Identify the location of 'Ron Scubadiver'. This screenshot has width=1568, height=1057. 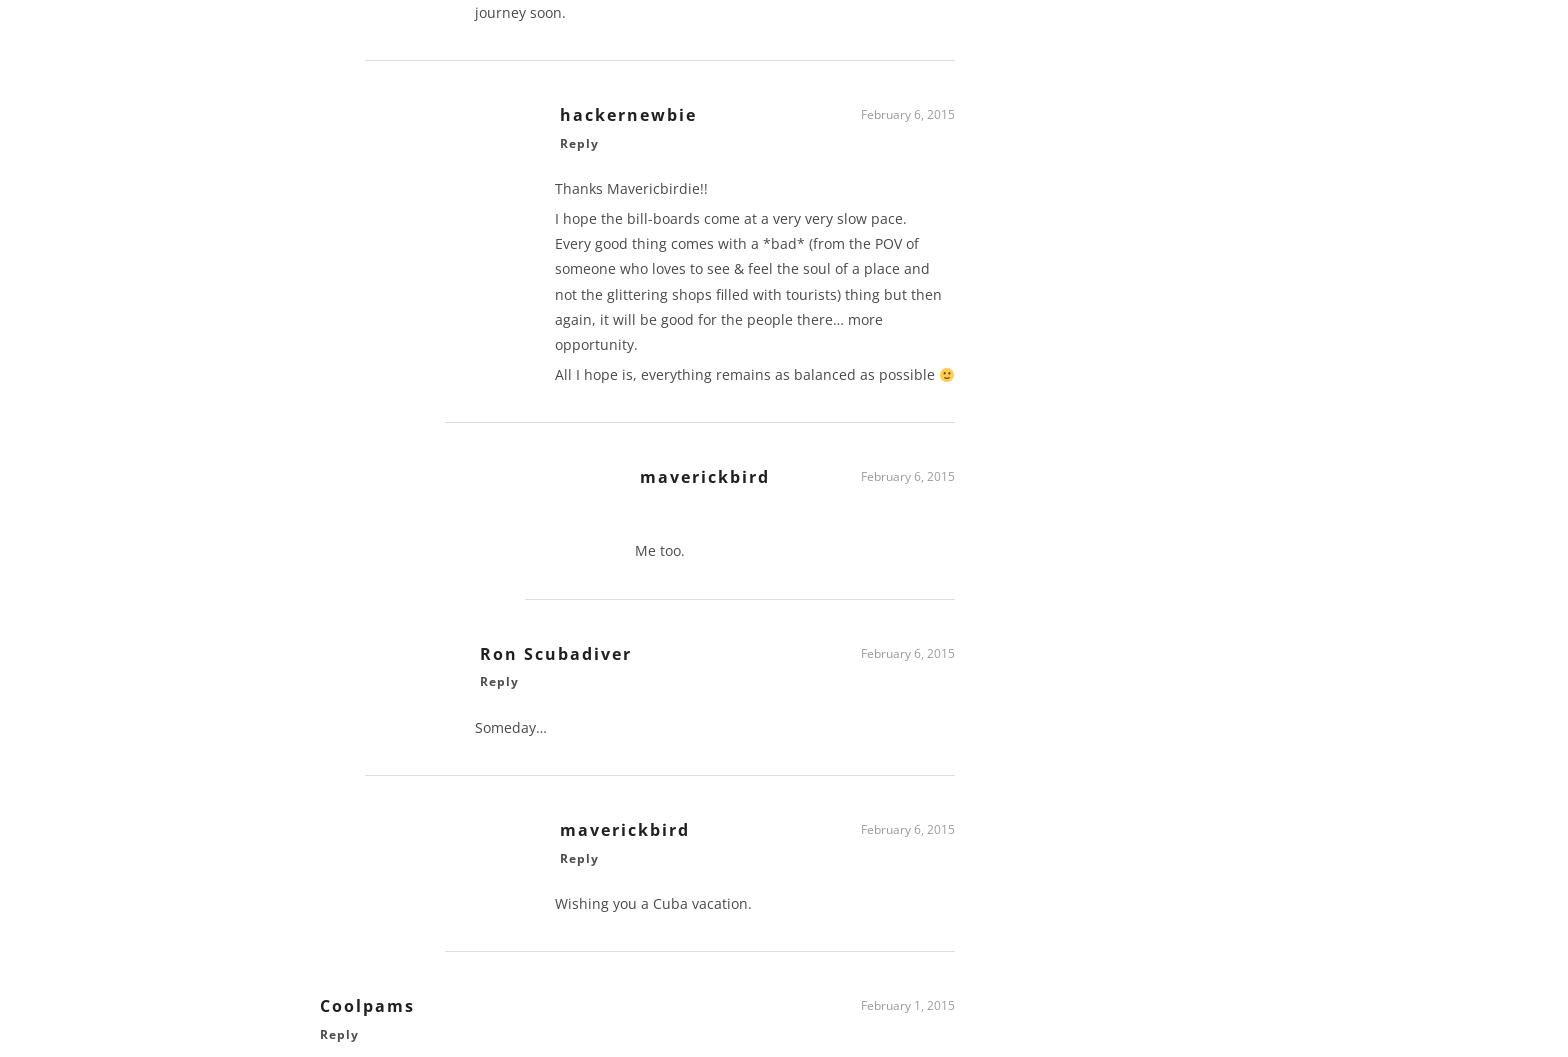
(556, 661).